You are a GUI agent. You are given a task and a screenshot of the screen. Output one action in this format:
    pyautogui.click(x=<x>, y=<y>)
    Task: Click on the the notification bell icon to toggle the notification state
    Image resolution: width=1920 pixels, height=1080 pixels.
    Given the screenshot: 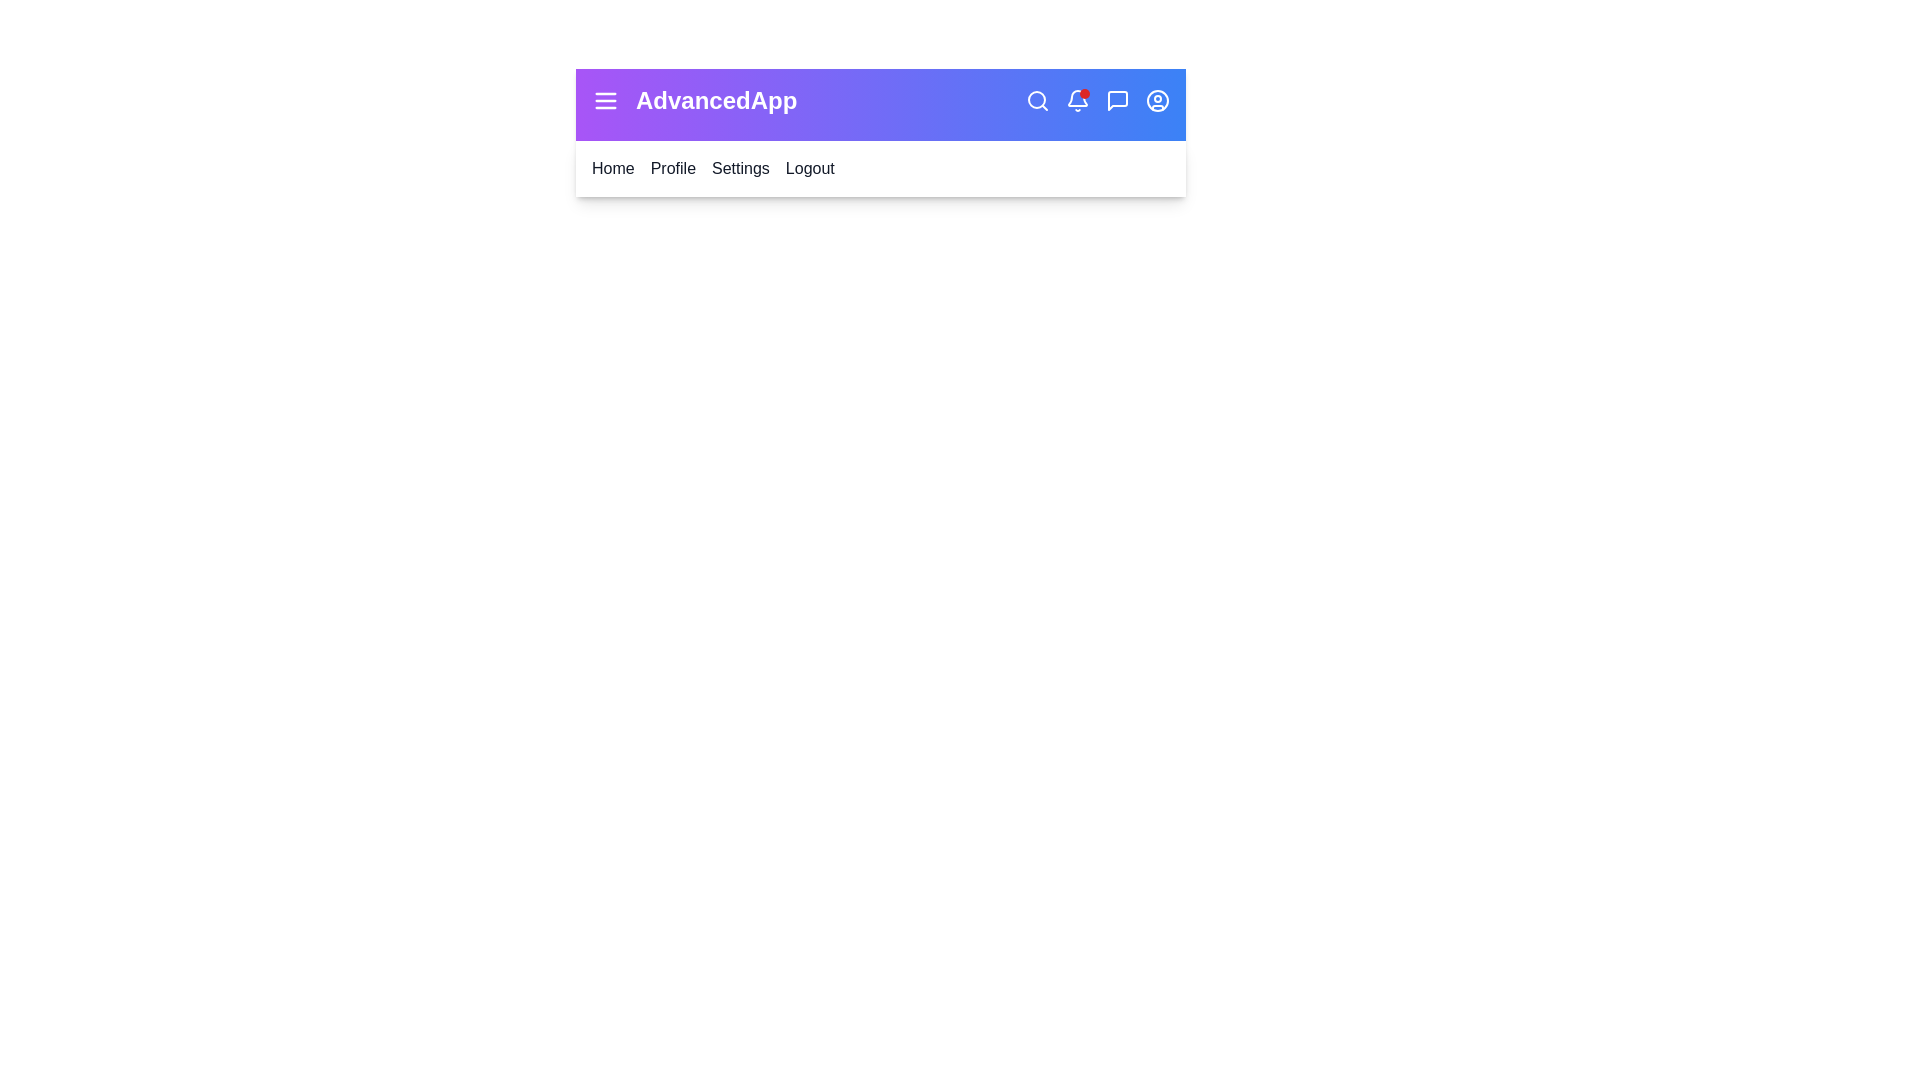 What is the action you would take?
    pyautogui.click(x=1077, y=100)
    